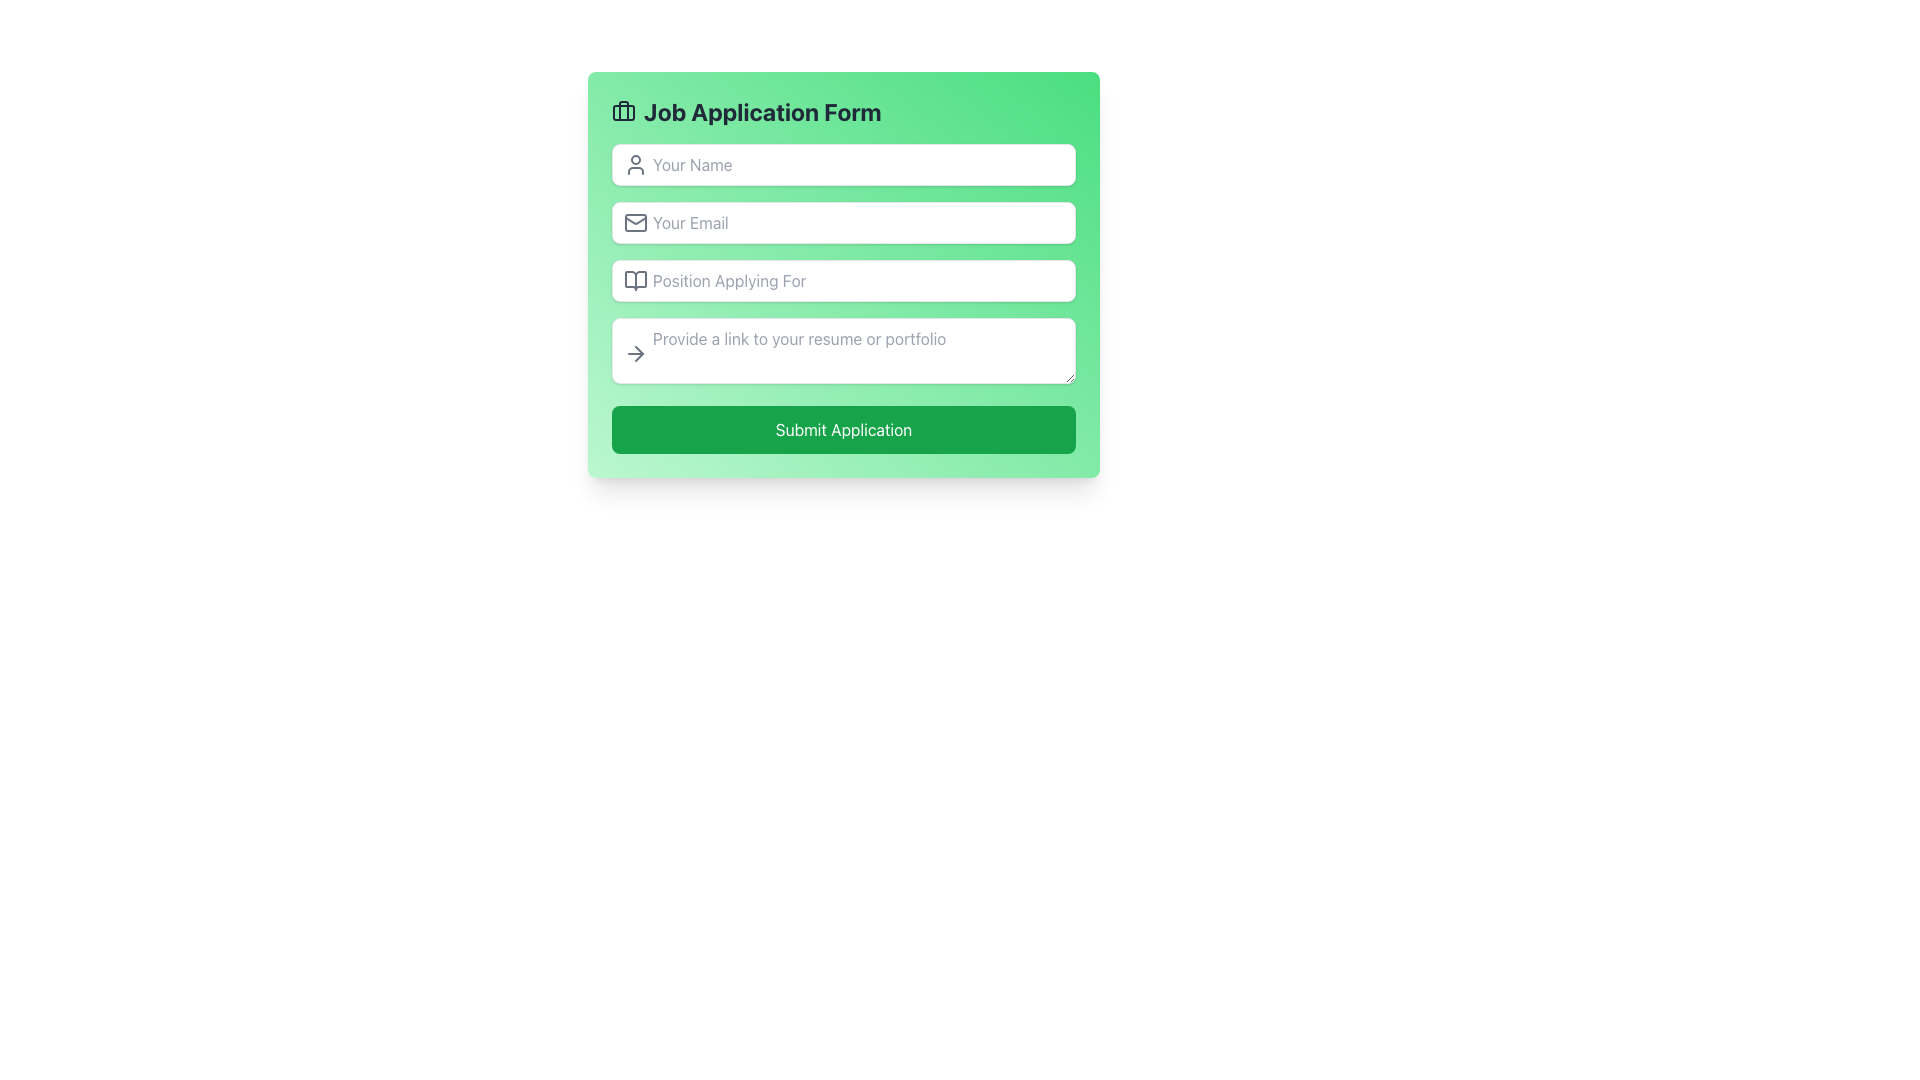 The height and width of the screenshot is (1080, 1920). What do you see at coordinates (844, 223) in the screenshot?
I see `the email input field in the Job Application Form to focus it or display additional hints` at bounding box center [844, 223].